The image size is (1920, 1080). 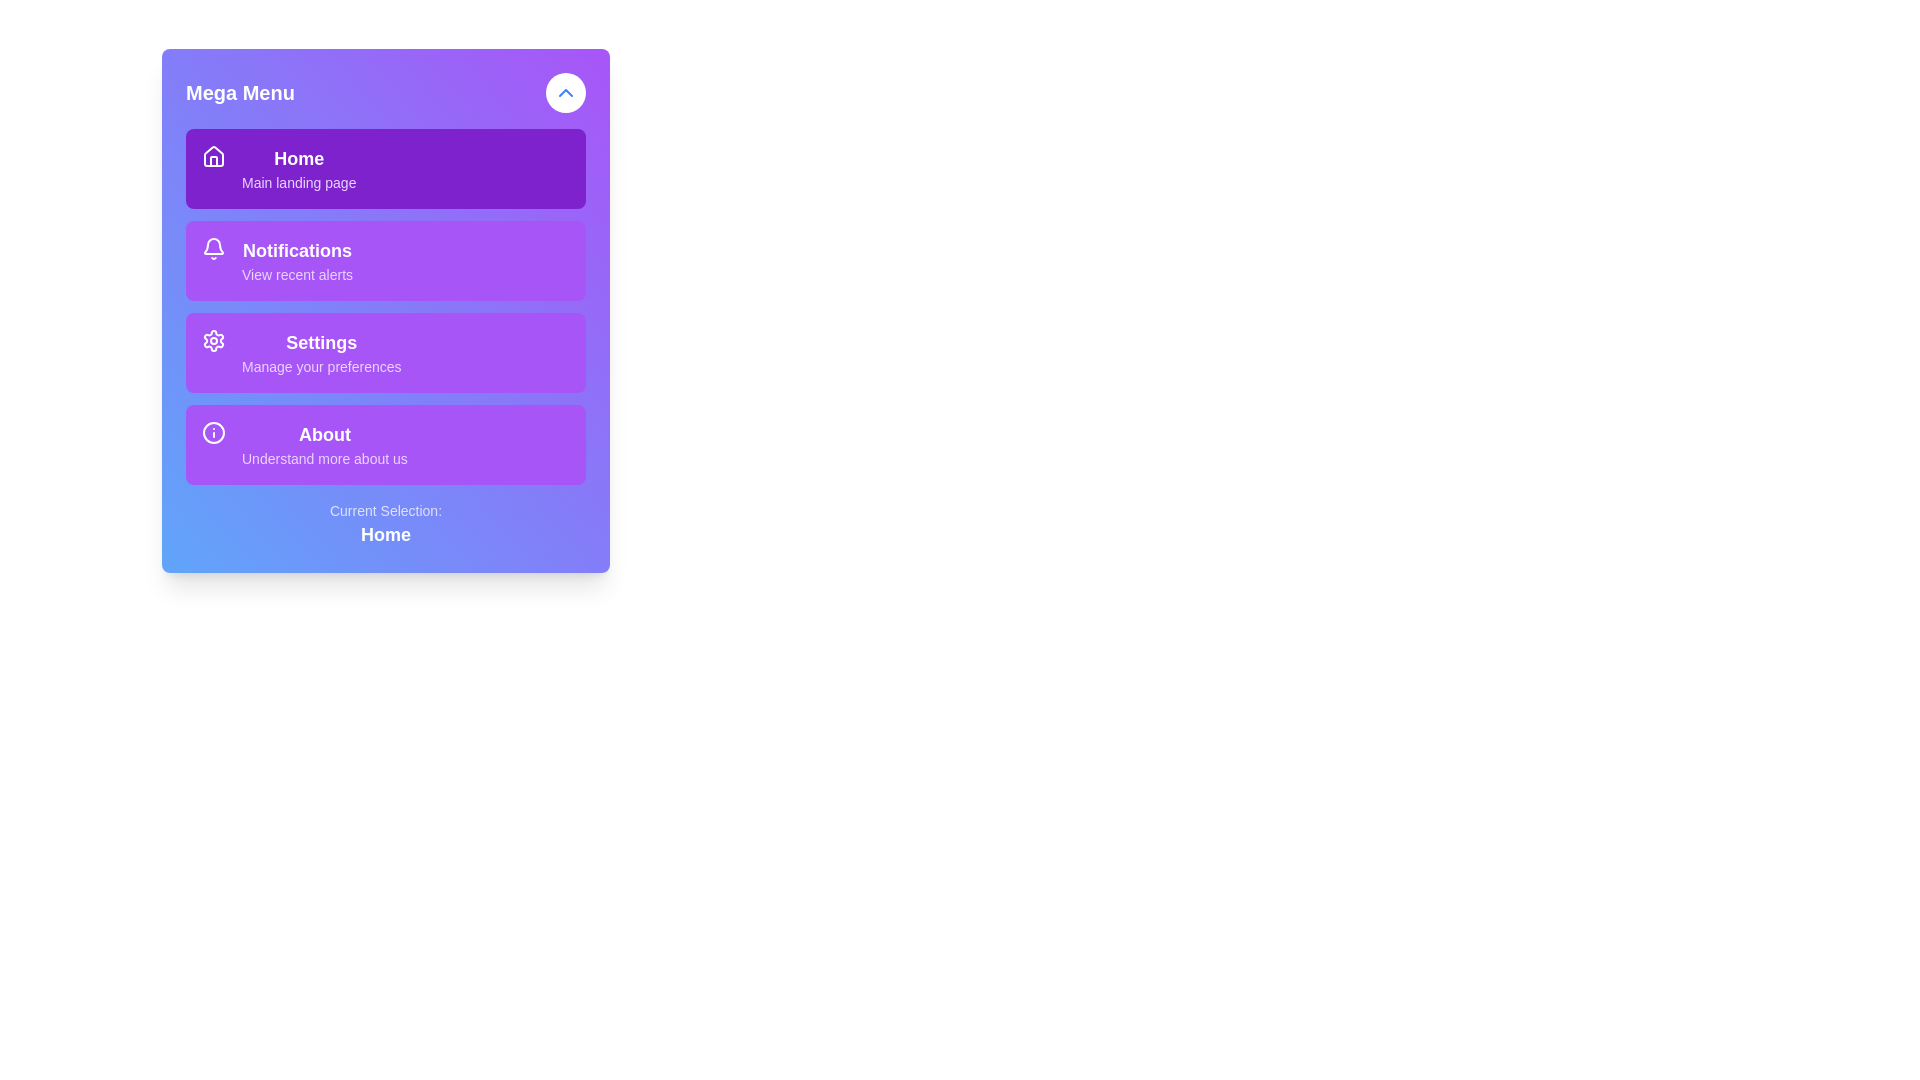 I want to click on the 'About Us' button located in the sidebar menu, which is the fourth item below the 'Settings' section, so click(x=385, y=443).